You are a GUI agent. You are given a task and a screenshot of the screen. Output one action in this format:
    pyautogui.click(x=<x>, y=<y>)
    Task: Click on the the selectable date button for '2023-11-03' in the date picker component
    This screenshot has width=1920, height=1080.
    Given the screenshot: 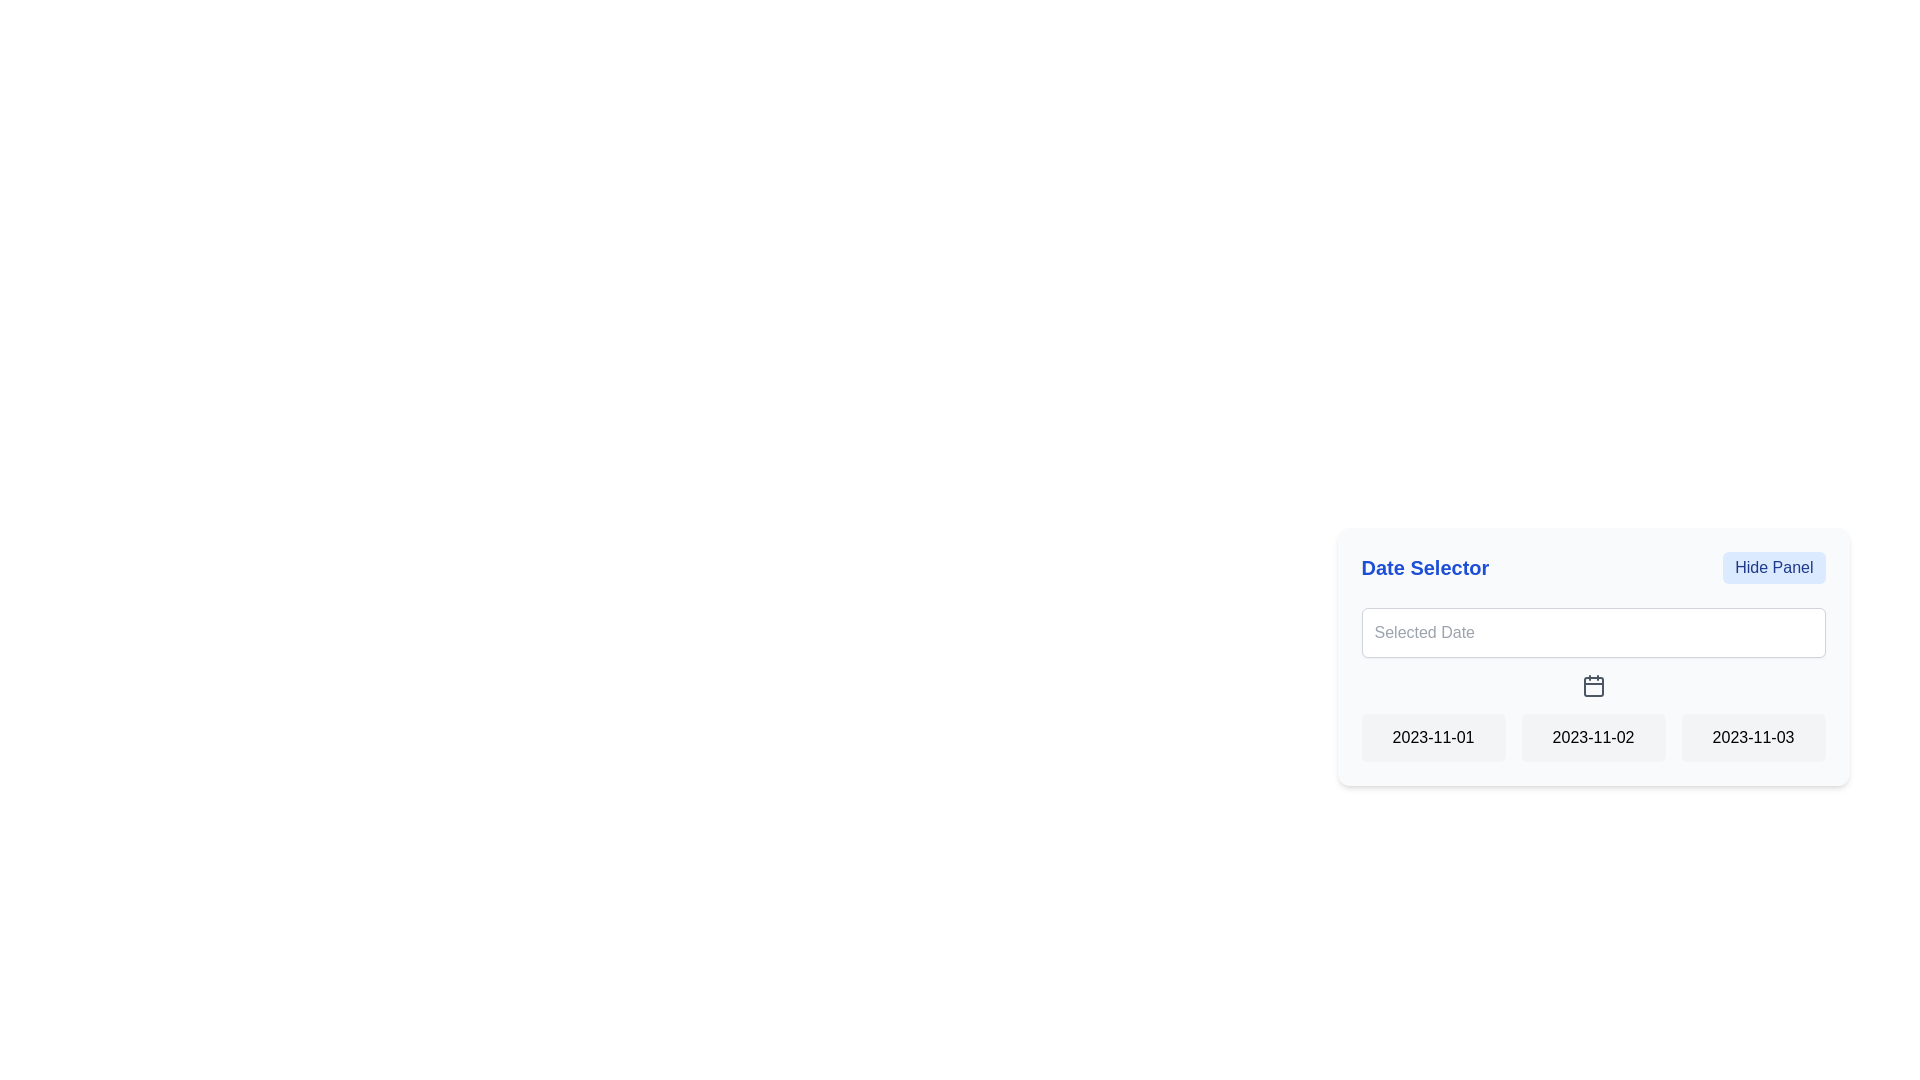 What is the action you would take?
    pyautogui.click(x=1752, y=737)
    